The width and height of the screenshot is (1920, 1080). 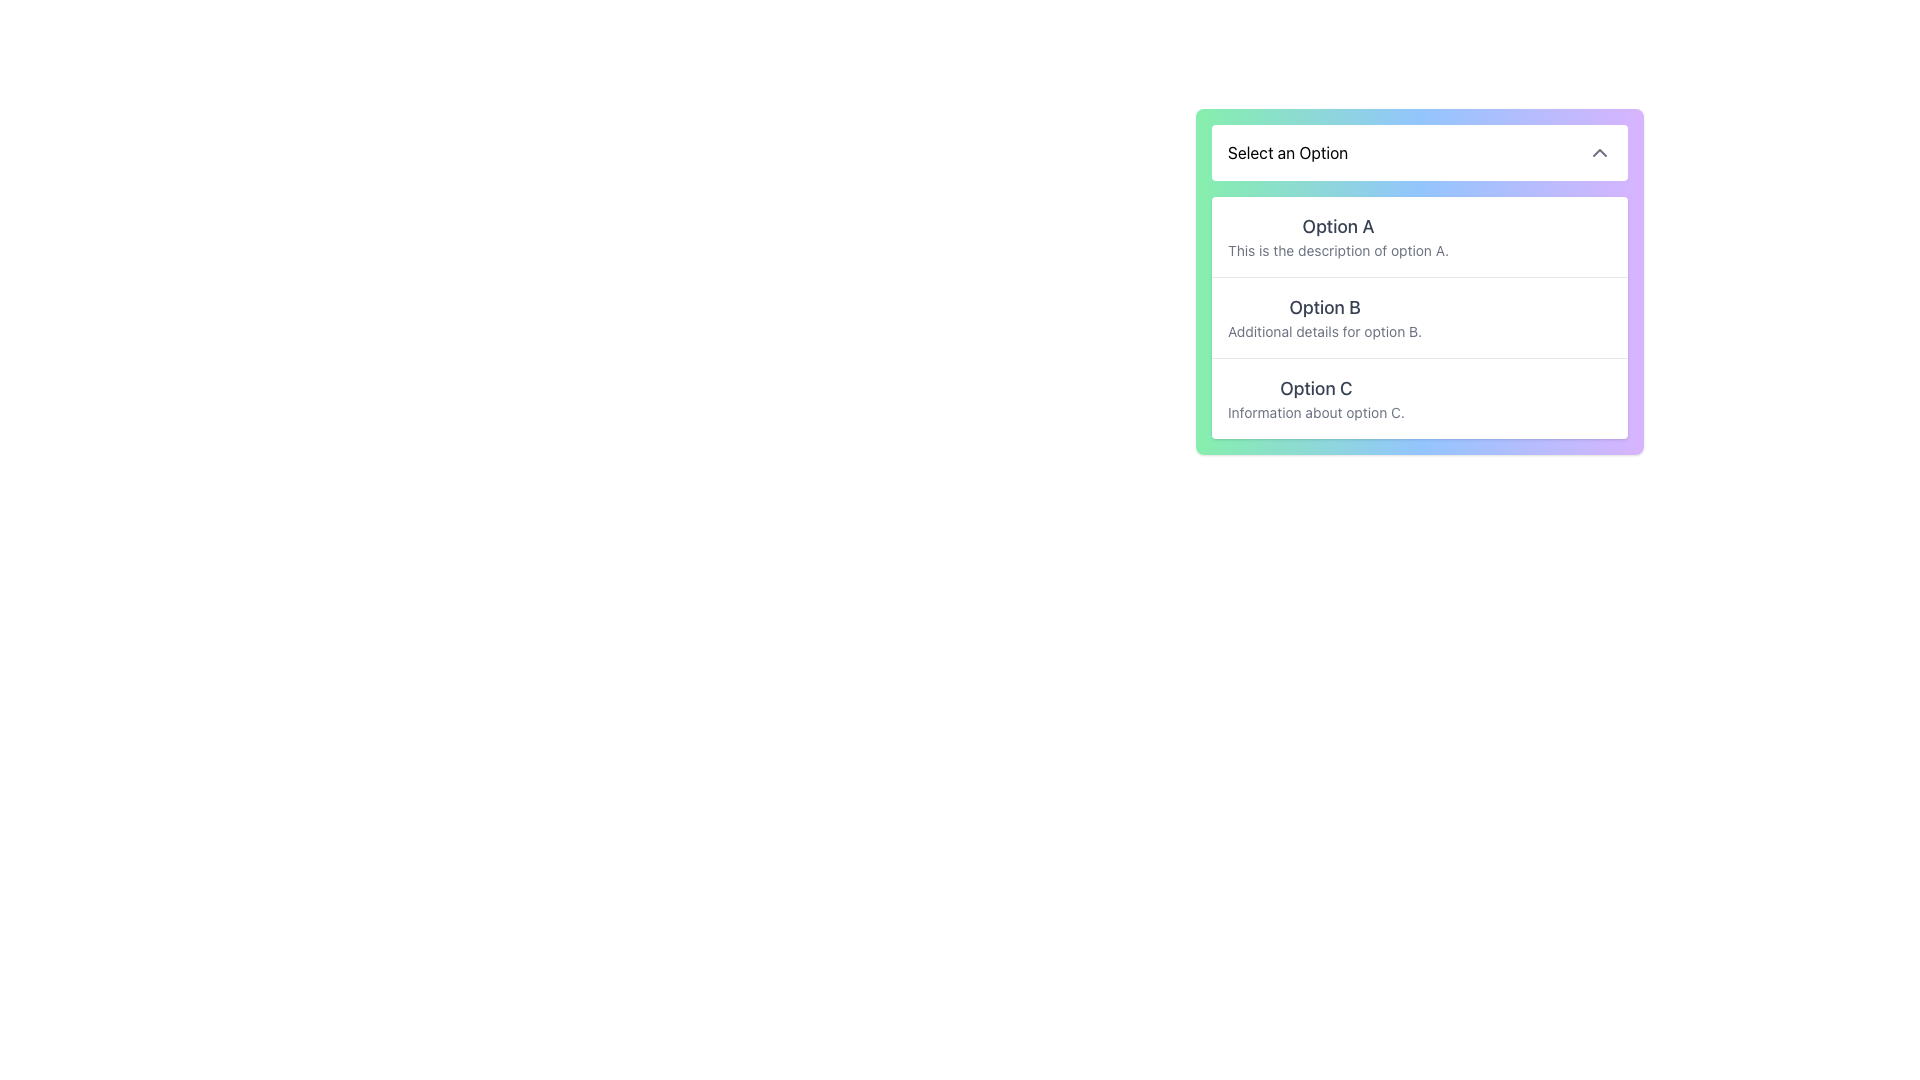 I want to click on text from the title label for the third selectable option in the drop-down menu, which is located directly above the descriptive text 'Information about option C.', so click(x=1316, y=389).